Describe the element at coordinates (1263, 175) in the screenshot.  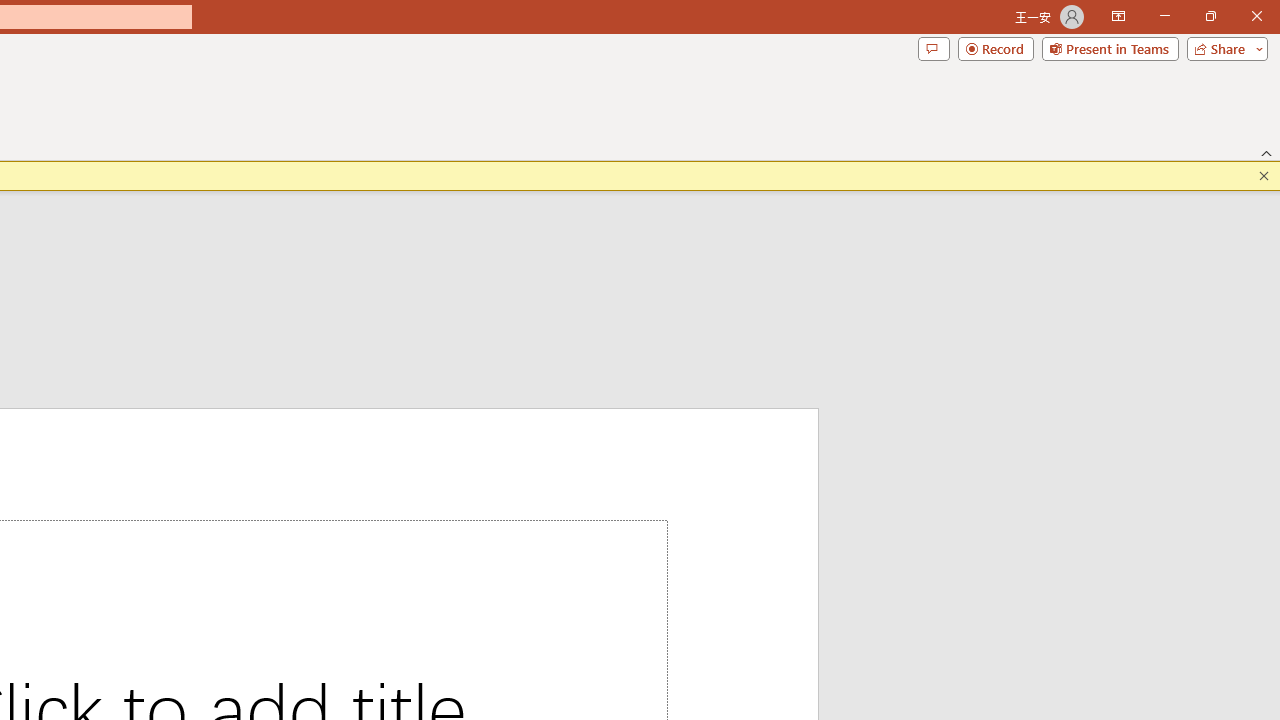
I see `'Close this message'` at that location.